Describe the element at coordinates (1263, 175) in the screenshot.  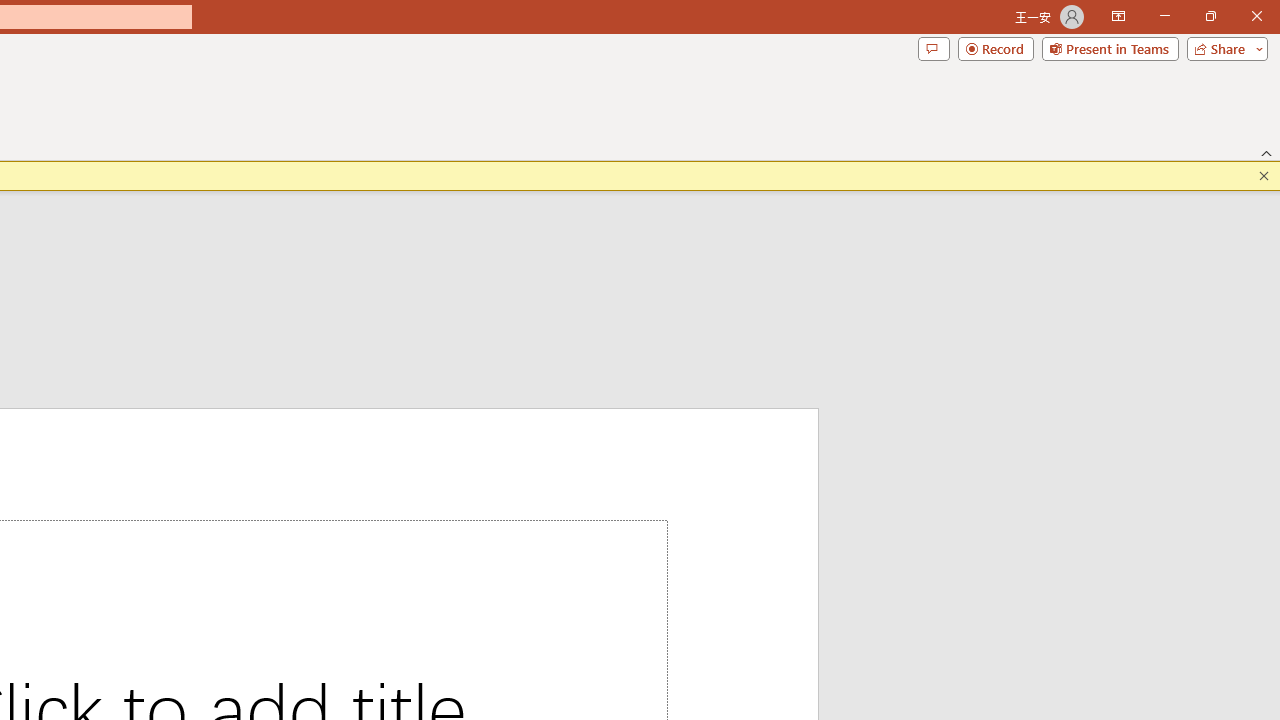
I see `'Close this message'` at that location.